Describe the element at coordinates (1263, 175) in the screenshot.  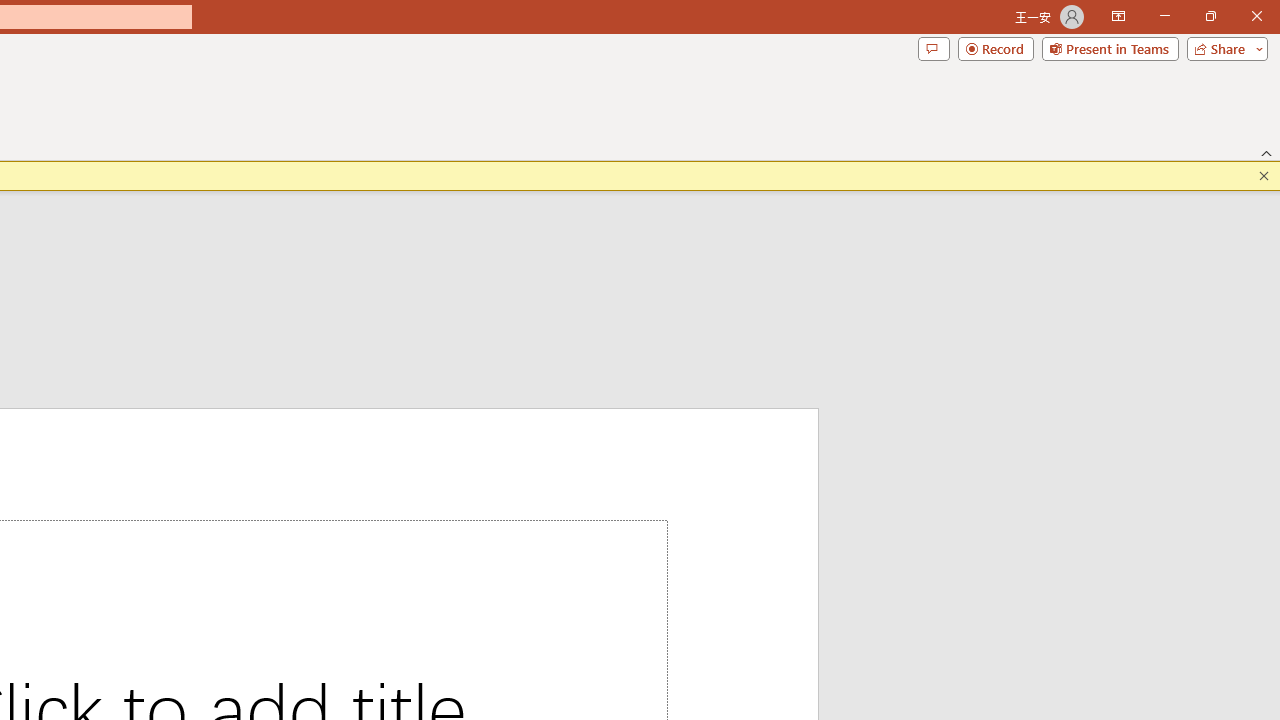
I see `'Close this message'` at that location.